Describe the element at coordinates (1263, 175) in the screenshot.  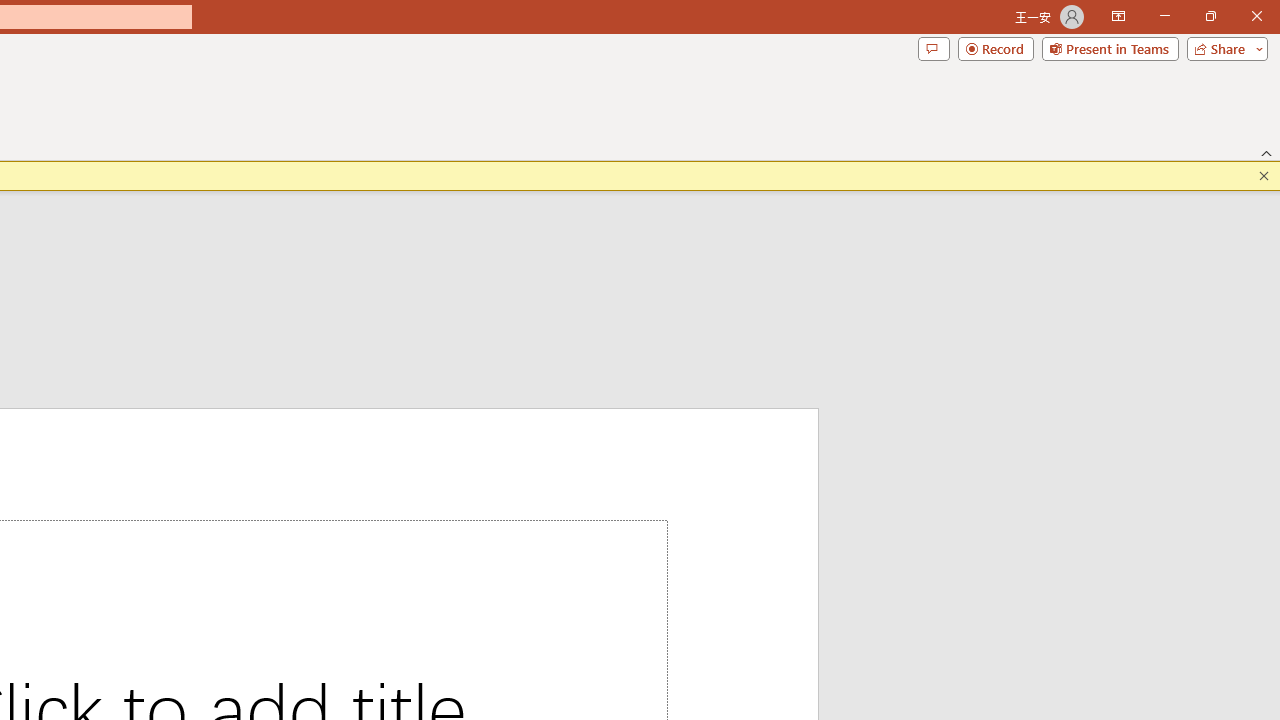
I see `'Close this message'` at that location.